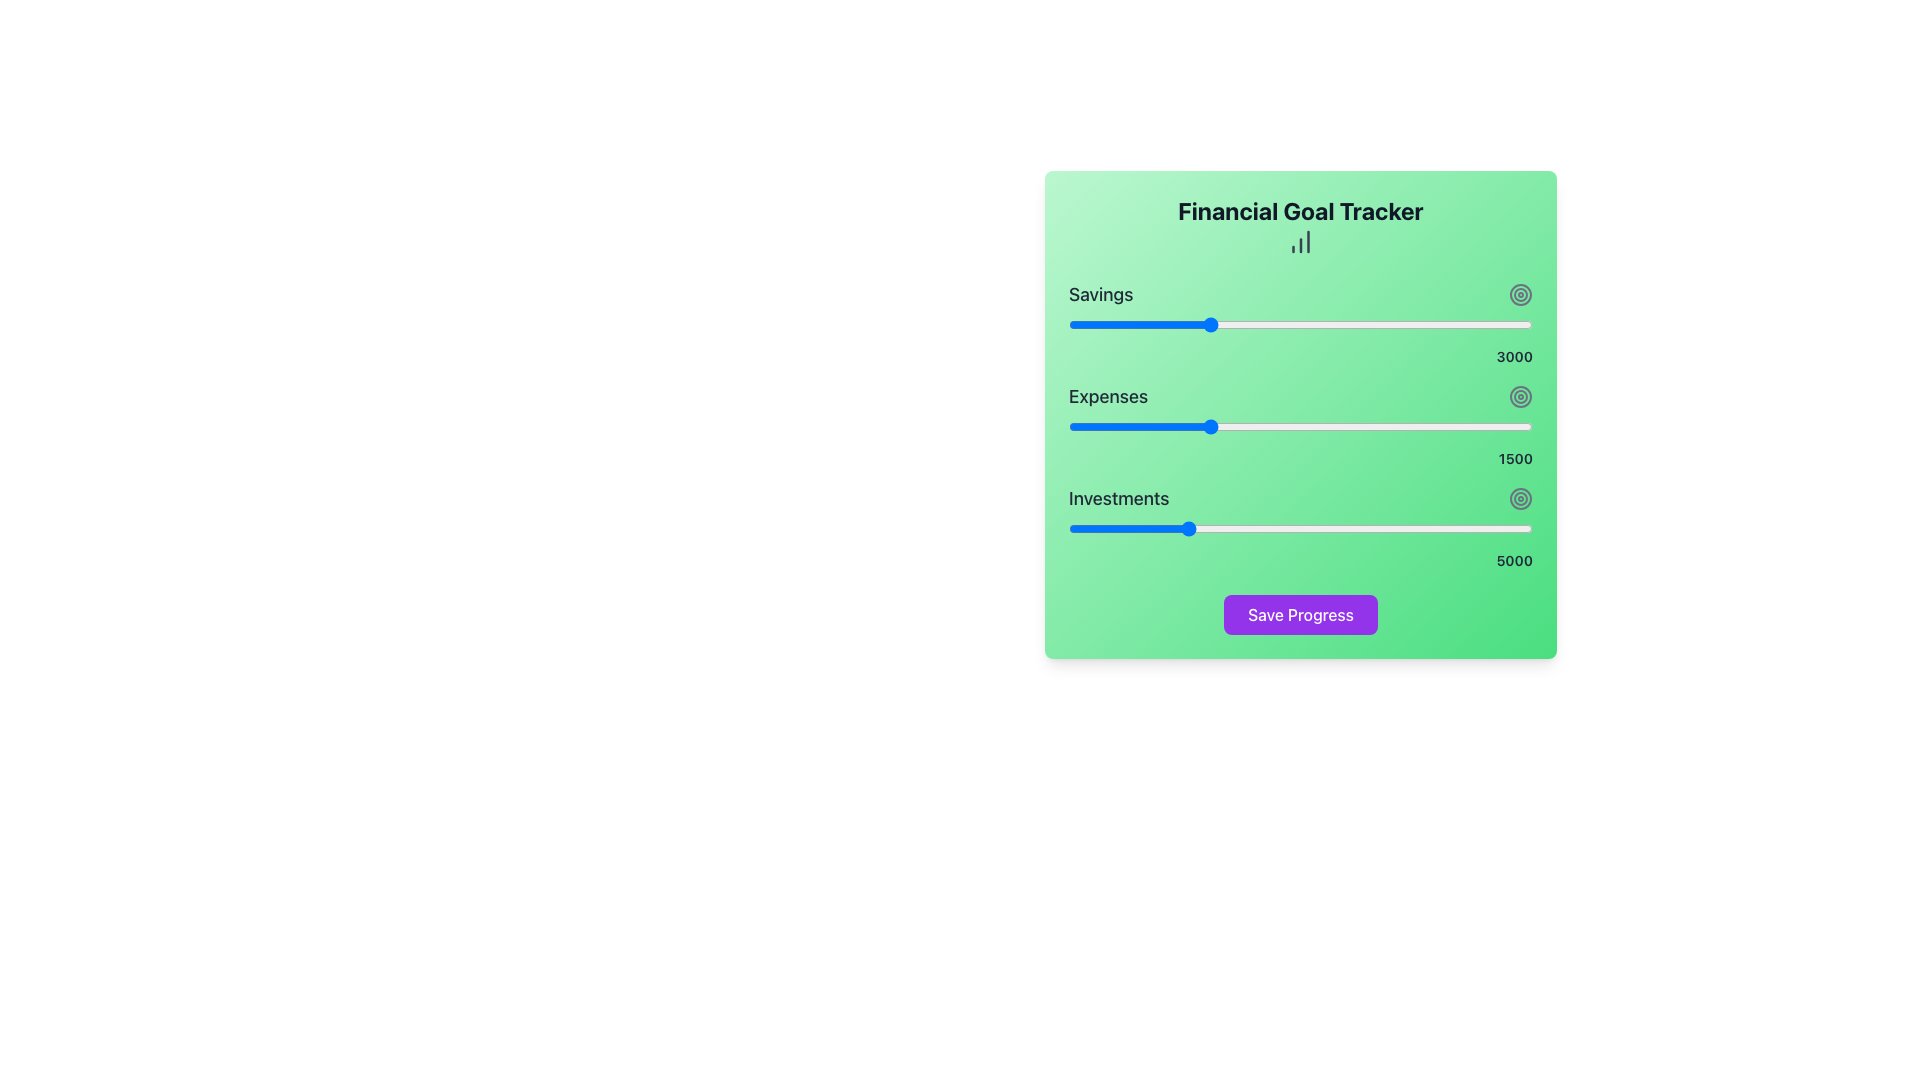 The height and width of the screenshot is (1080, 1920). Describe the element at coordinates (1407, 426) in the screenshot. I see `the expense value` at that location.